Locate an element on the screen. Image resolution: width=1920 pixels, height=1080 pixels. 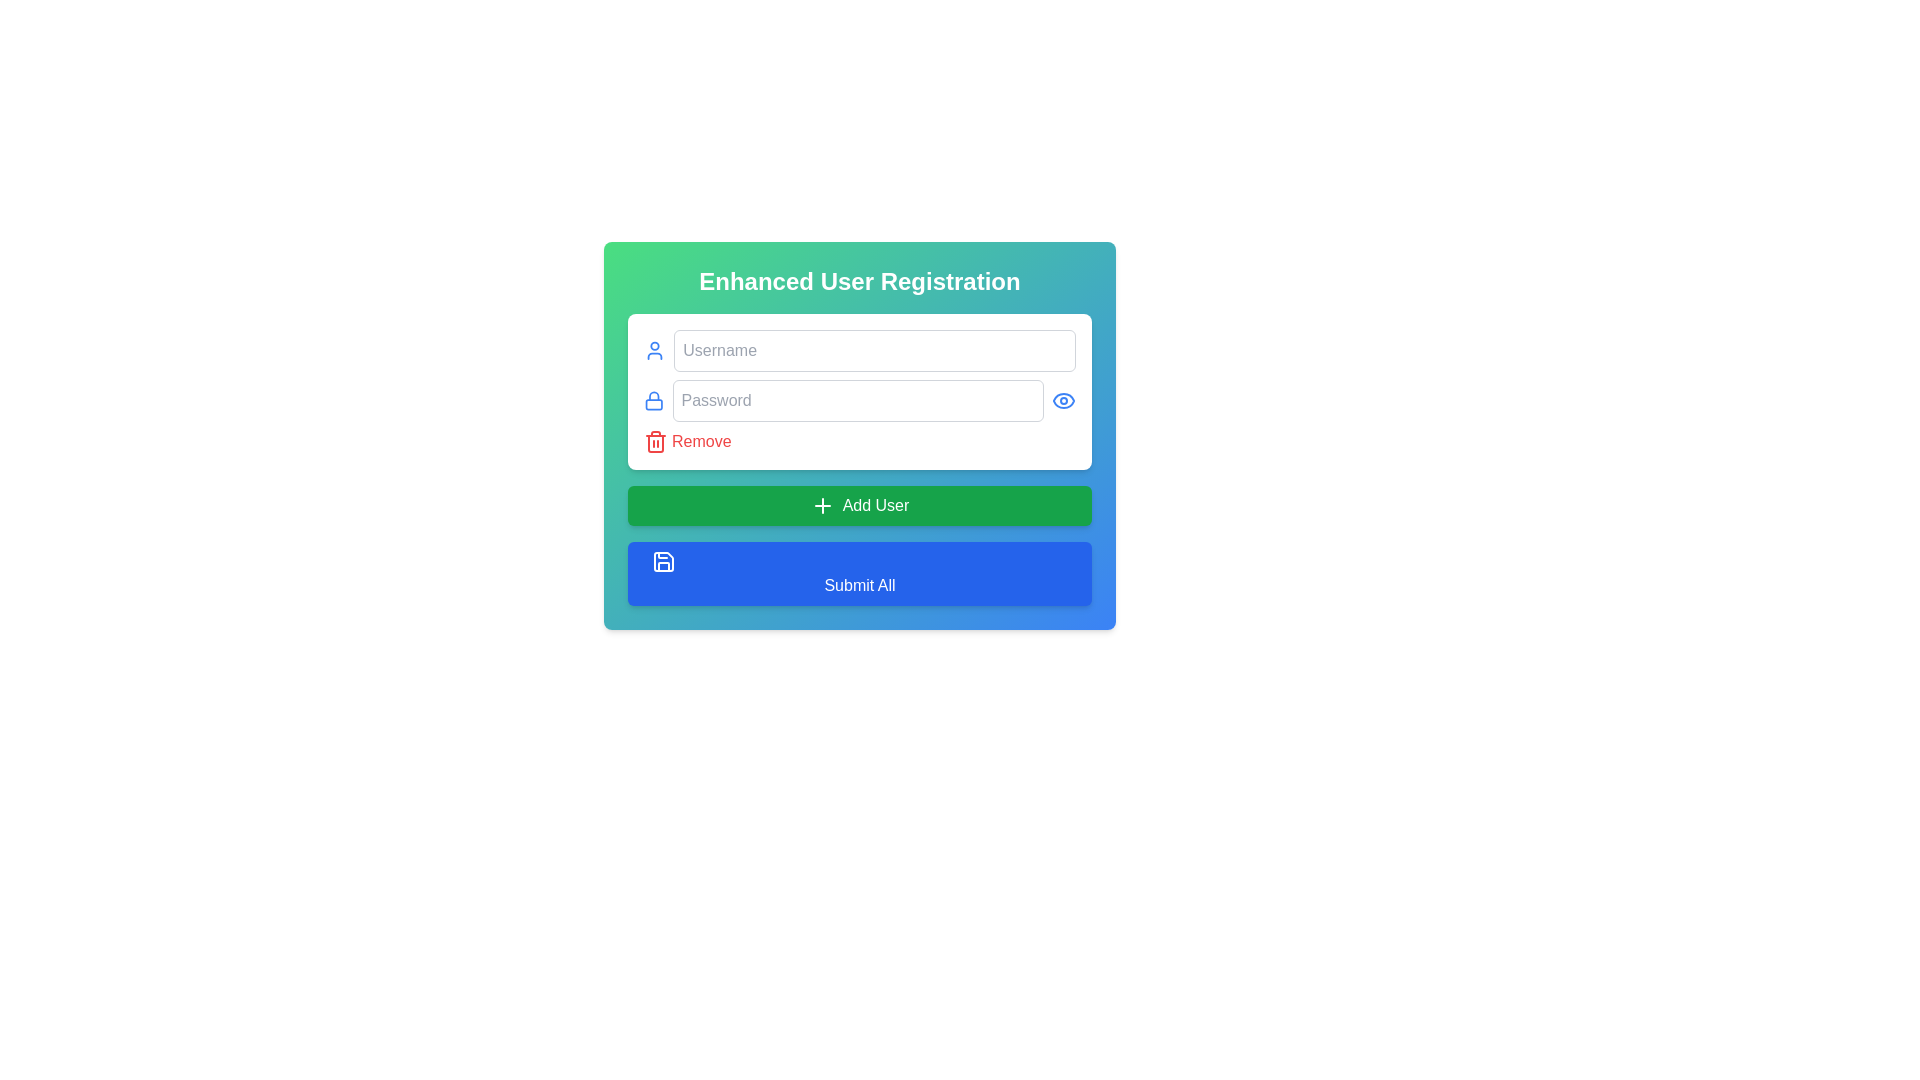
the blue lock icon located to the left of the password text field in the registration form is located at coordinates (654, 401).